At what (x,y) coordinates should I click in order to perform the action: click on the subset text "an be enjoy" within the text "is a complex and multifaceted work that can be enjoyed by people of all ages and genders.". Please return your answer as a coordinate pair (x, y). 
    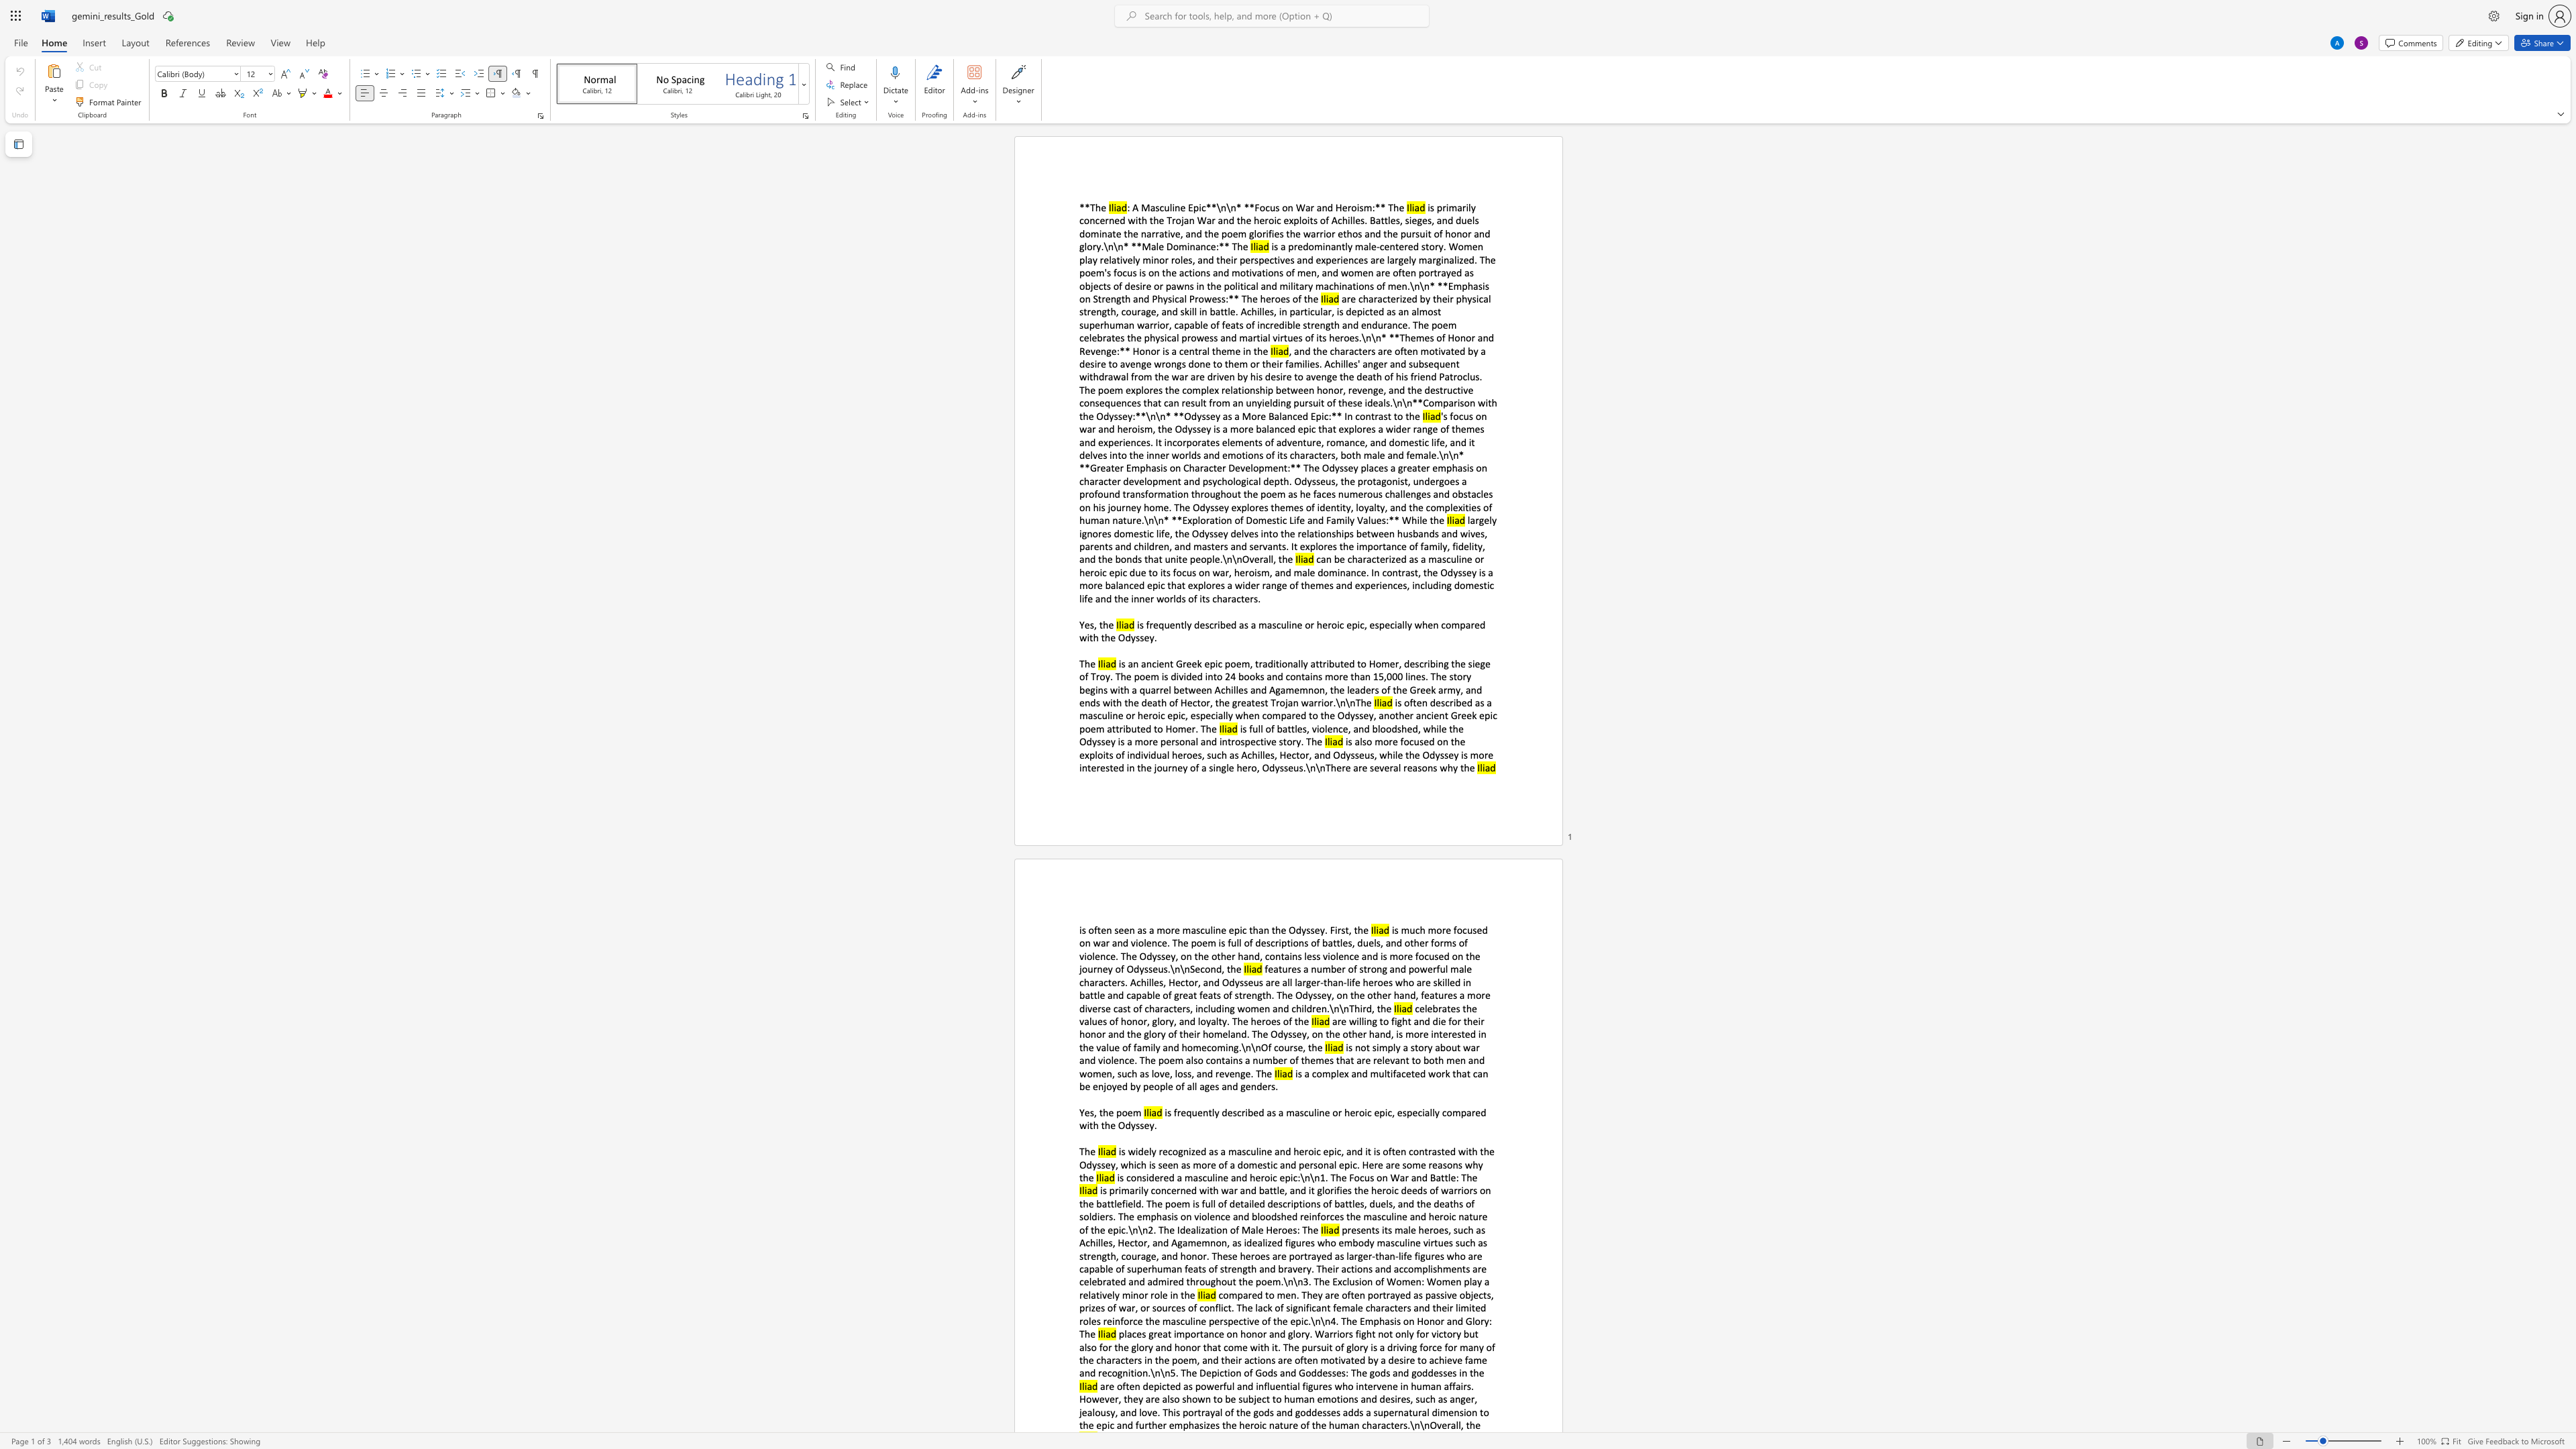
    Looking at the image, I should click on (1476, 1073).